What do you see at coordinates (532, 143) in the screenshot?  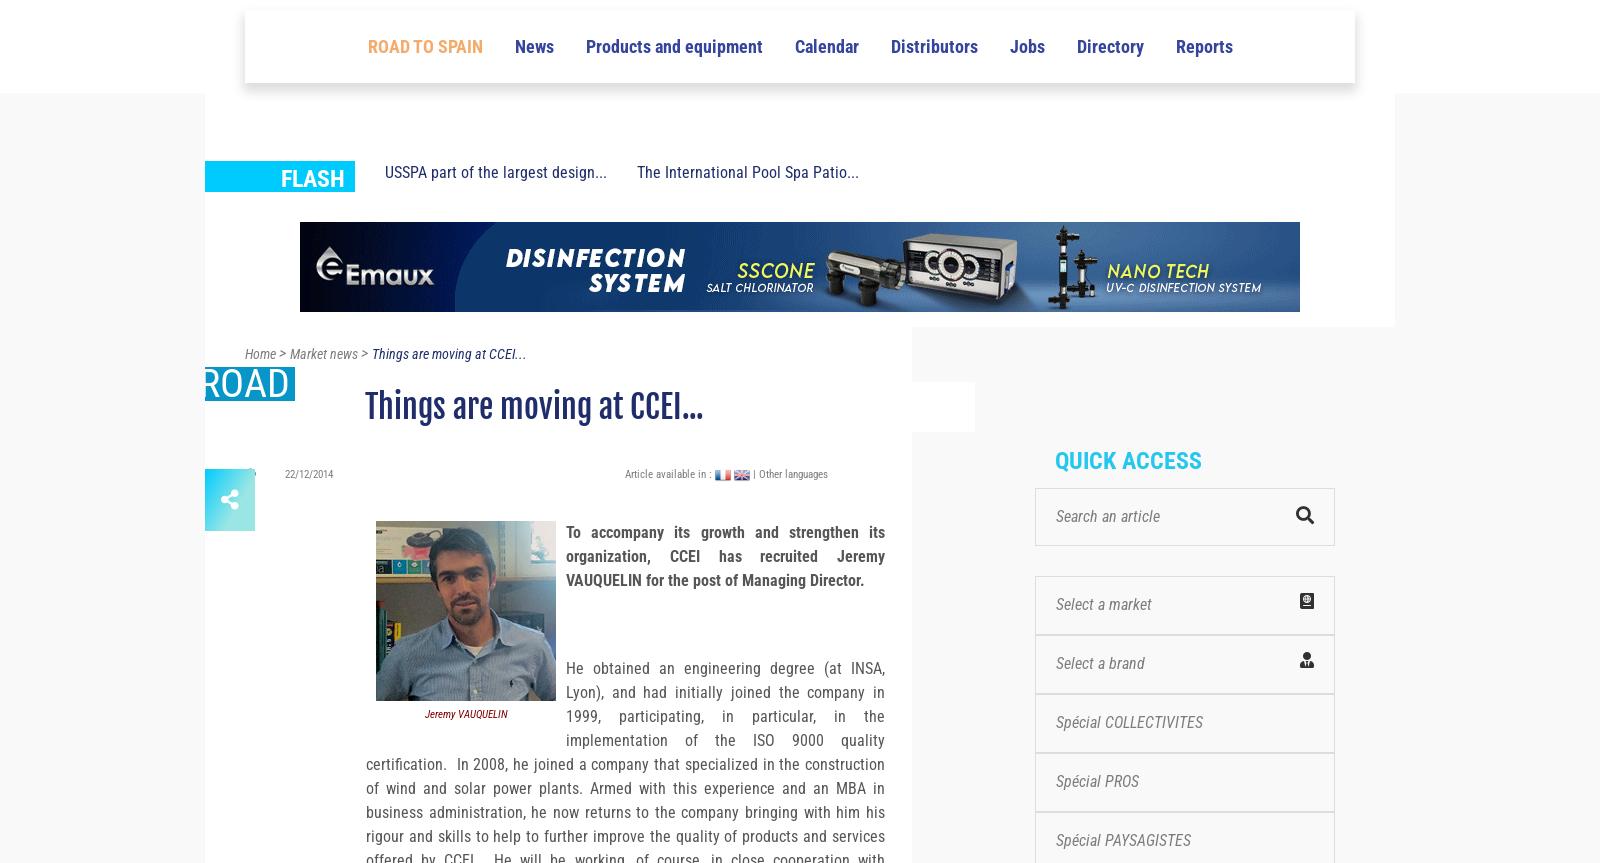 I see `'News'` at bounding box center [532, 143].